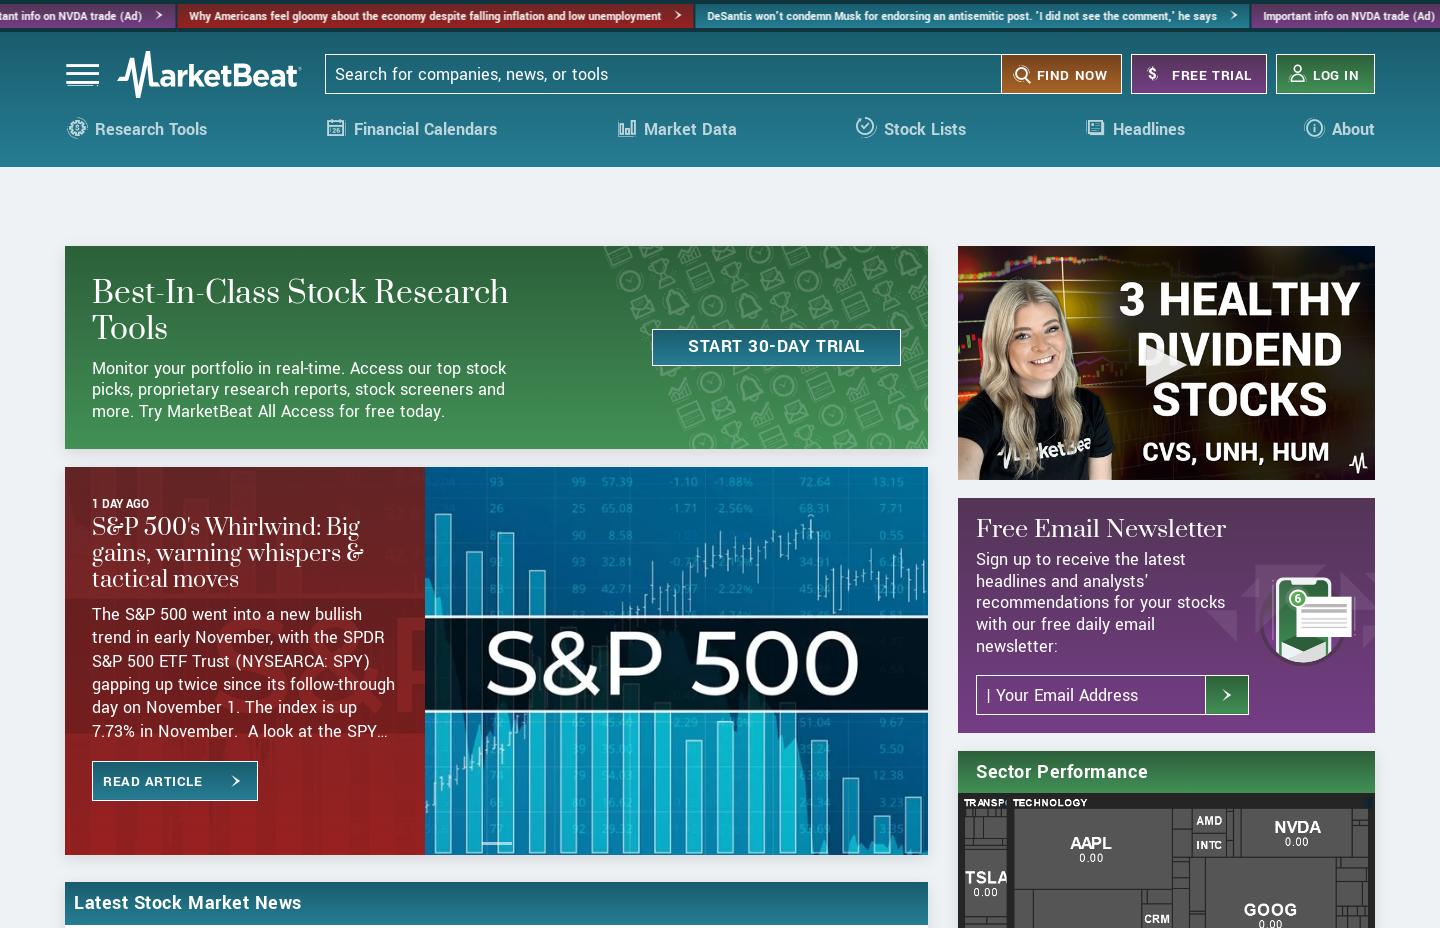 This screenshot has width=1440, height=928. Describe the element at coordinates (1229, 14) in the screenshot. I see `'Important info on NVDA trade (Ad)'` at that location.